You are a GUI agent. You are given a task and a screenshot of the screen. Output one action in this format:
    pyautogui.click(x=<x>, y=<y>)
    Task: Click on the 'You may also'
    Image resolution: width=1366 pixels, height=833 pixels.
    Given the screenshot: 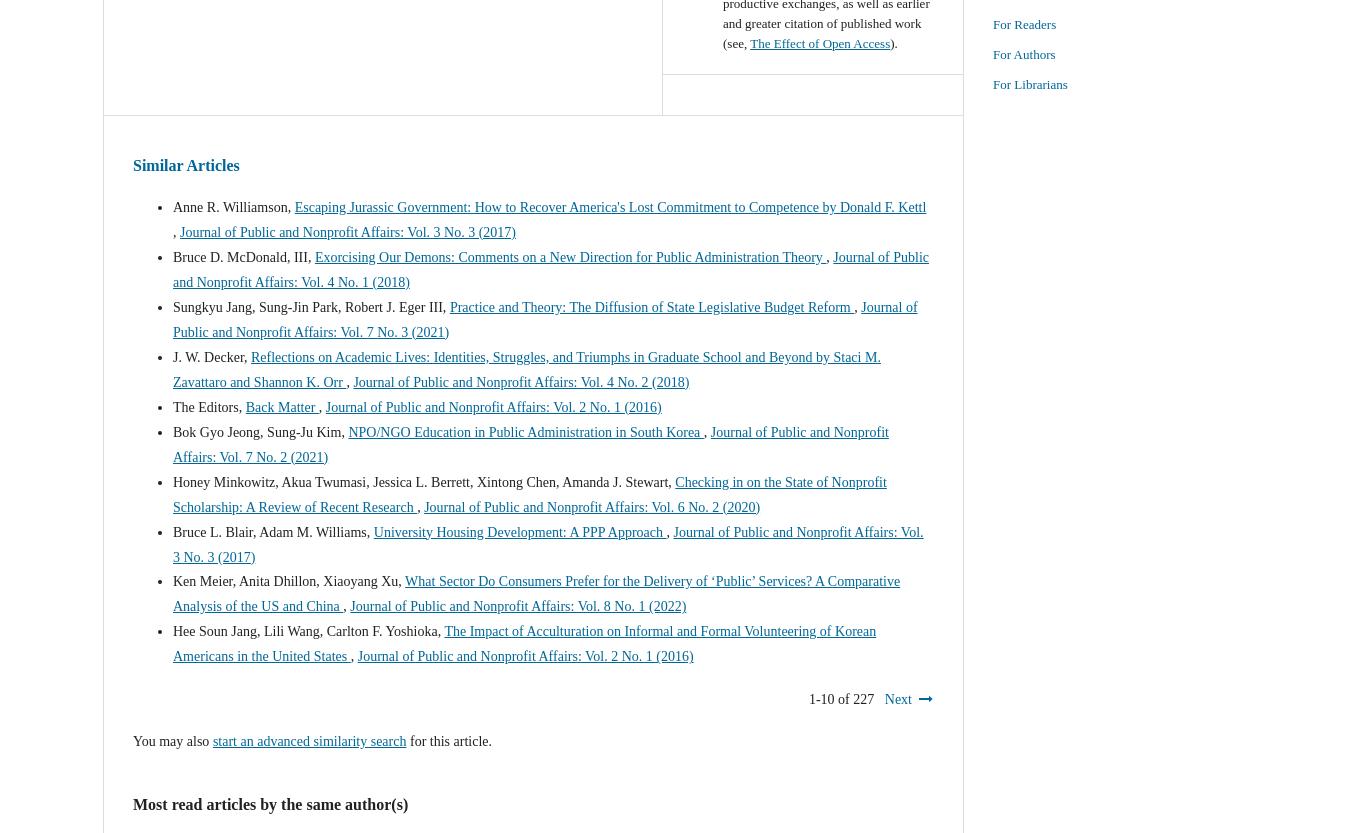 What is the action you would take?
    pyautogui.click(x=171, y=741)
    